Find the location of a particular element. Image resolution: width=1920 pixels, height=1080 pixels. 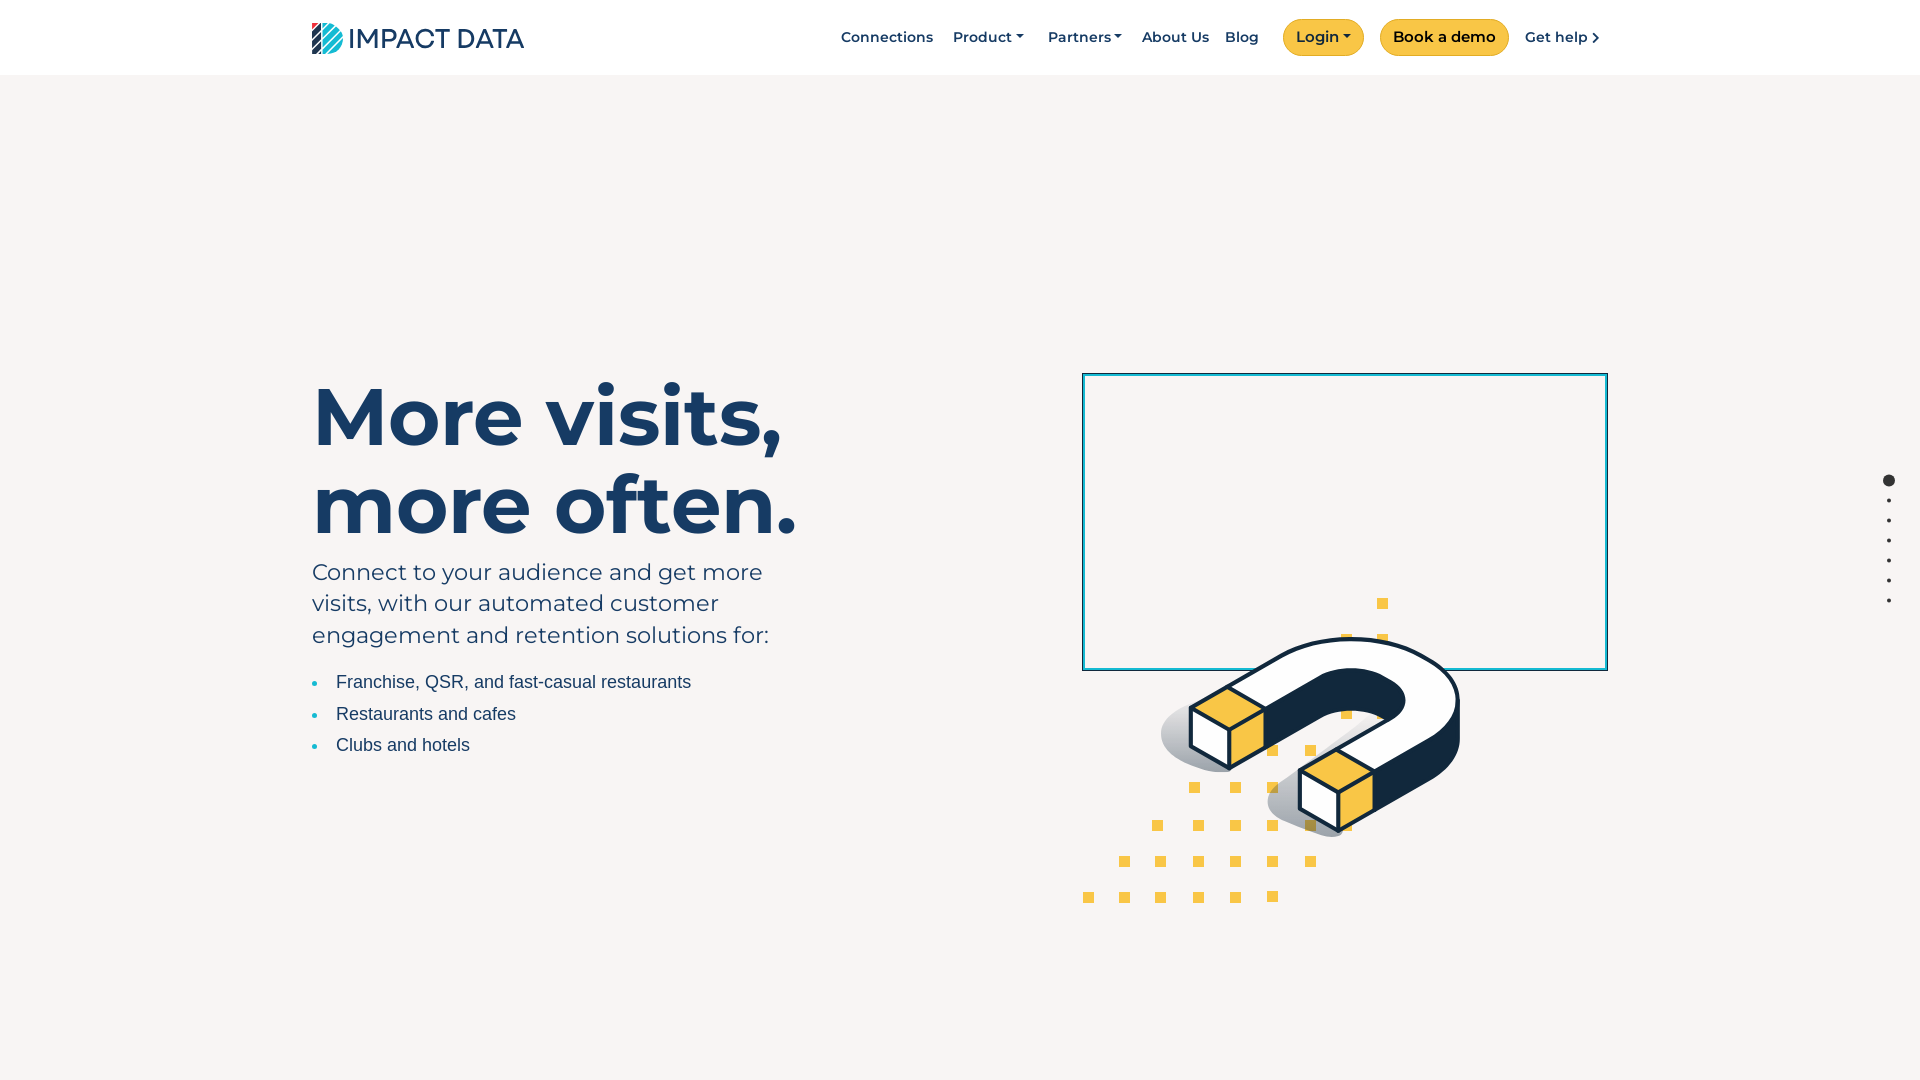

'Section 5' is located at coordinates (1888, 560).